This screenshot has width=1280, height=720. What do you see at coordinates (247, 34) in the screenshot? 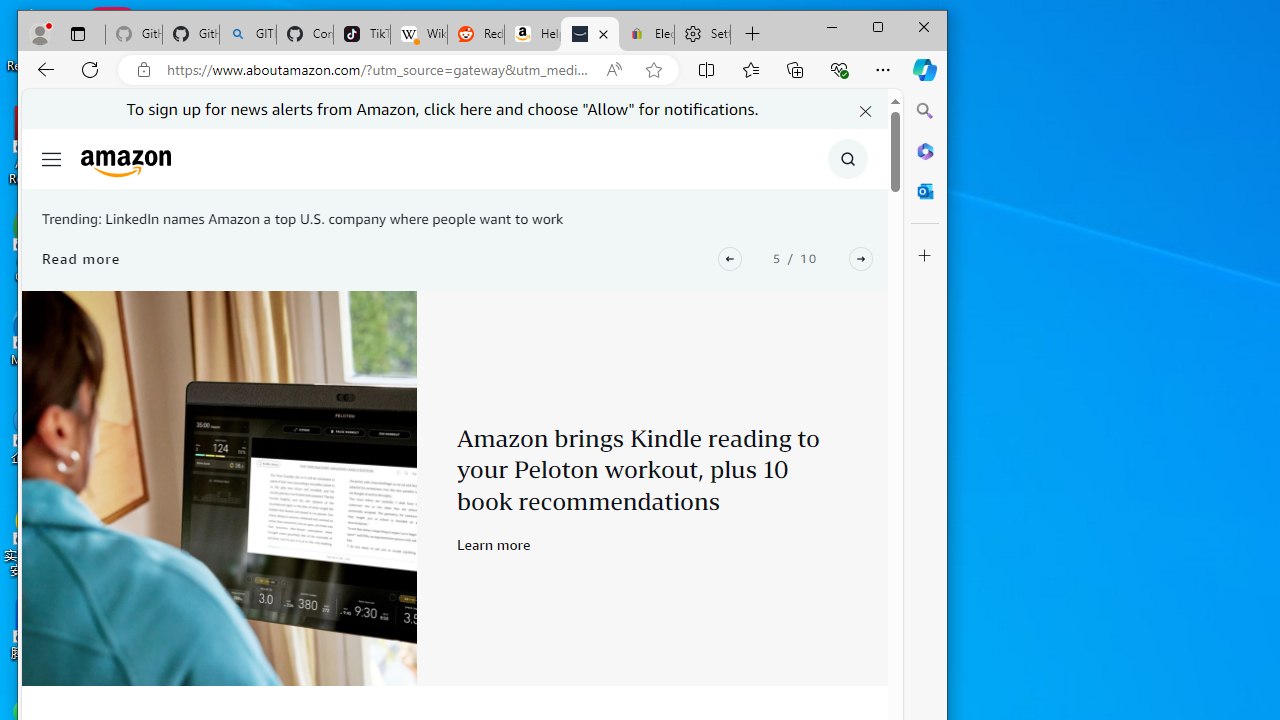
I see `'GITHUB - Search'` at bounding box center [247, 34].